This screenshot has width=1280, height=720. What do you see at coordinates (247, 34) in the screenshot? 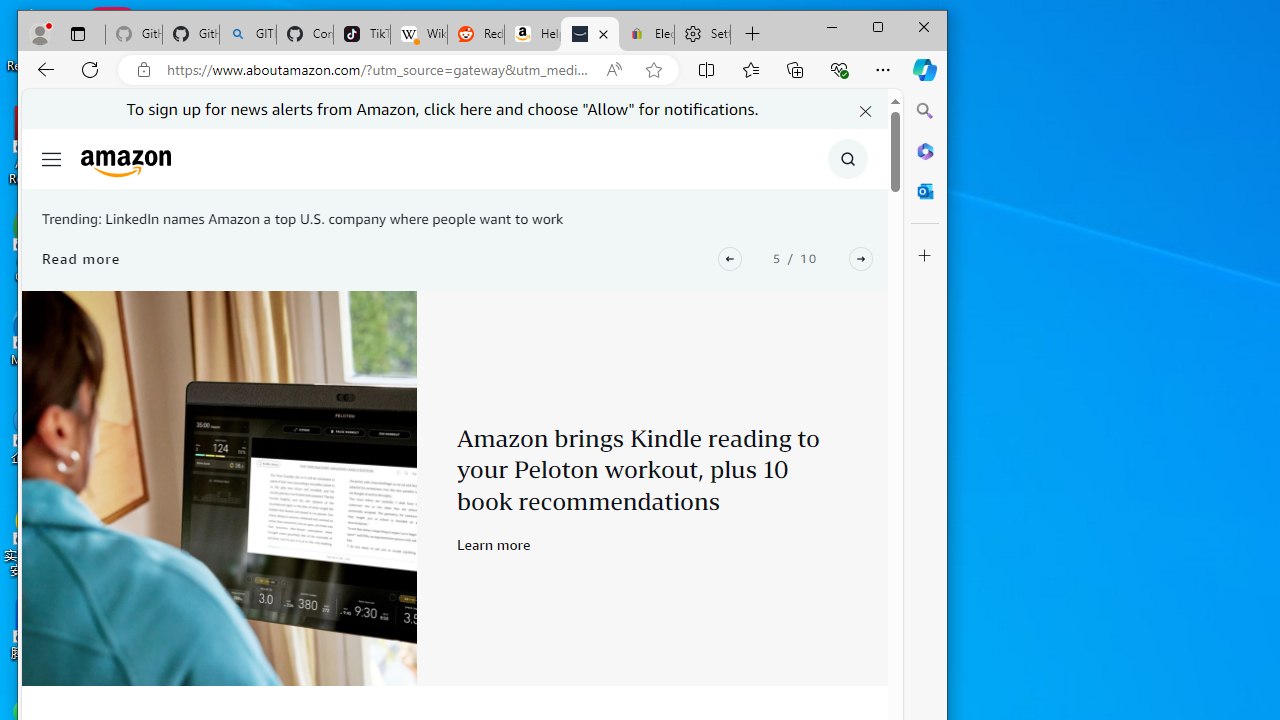
I see `'GITHUB - Search'` at bounding box center [247, 34].